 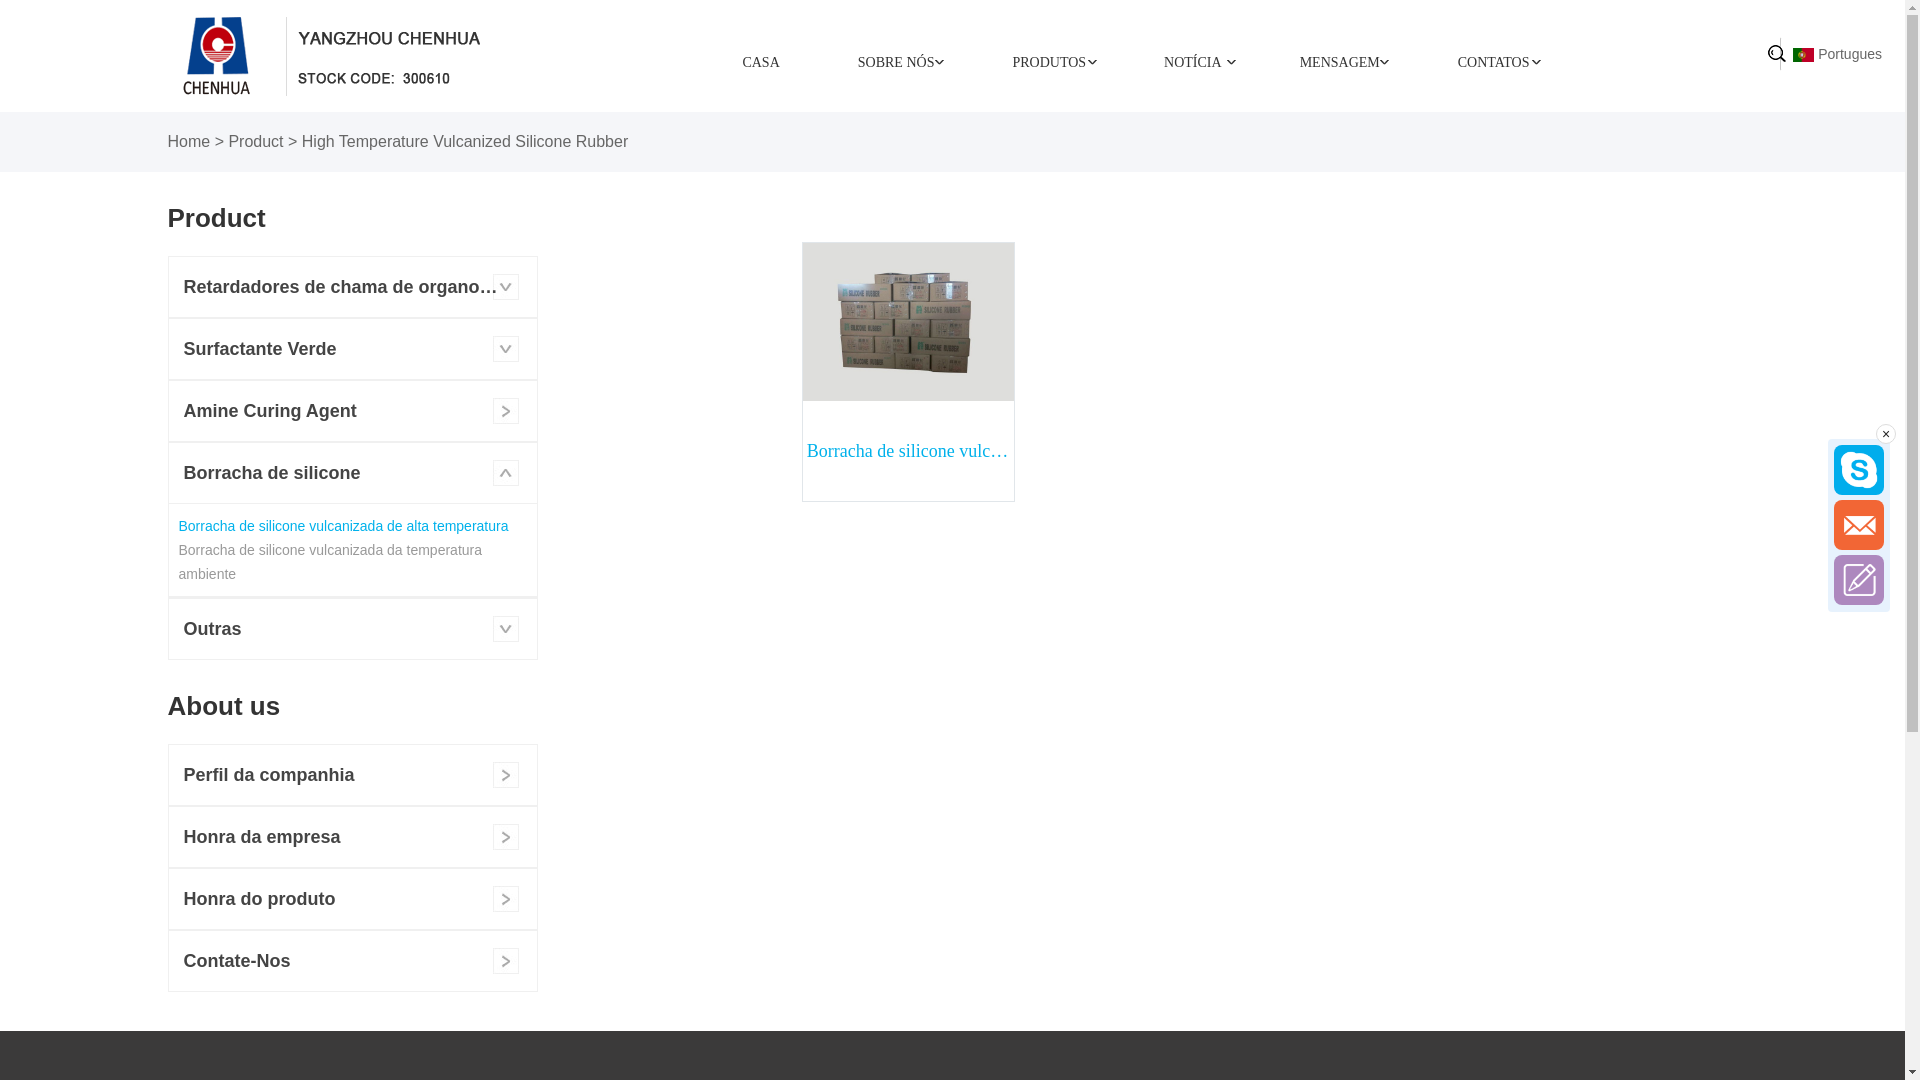 I want to click on 'Portugues', so click(x=1837, y=53).